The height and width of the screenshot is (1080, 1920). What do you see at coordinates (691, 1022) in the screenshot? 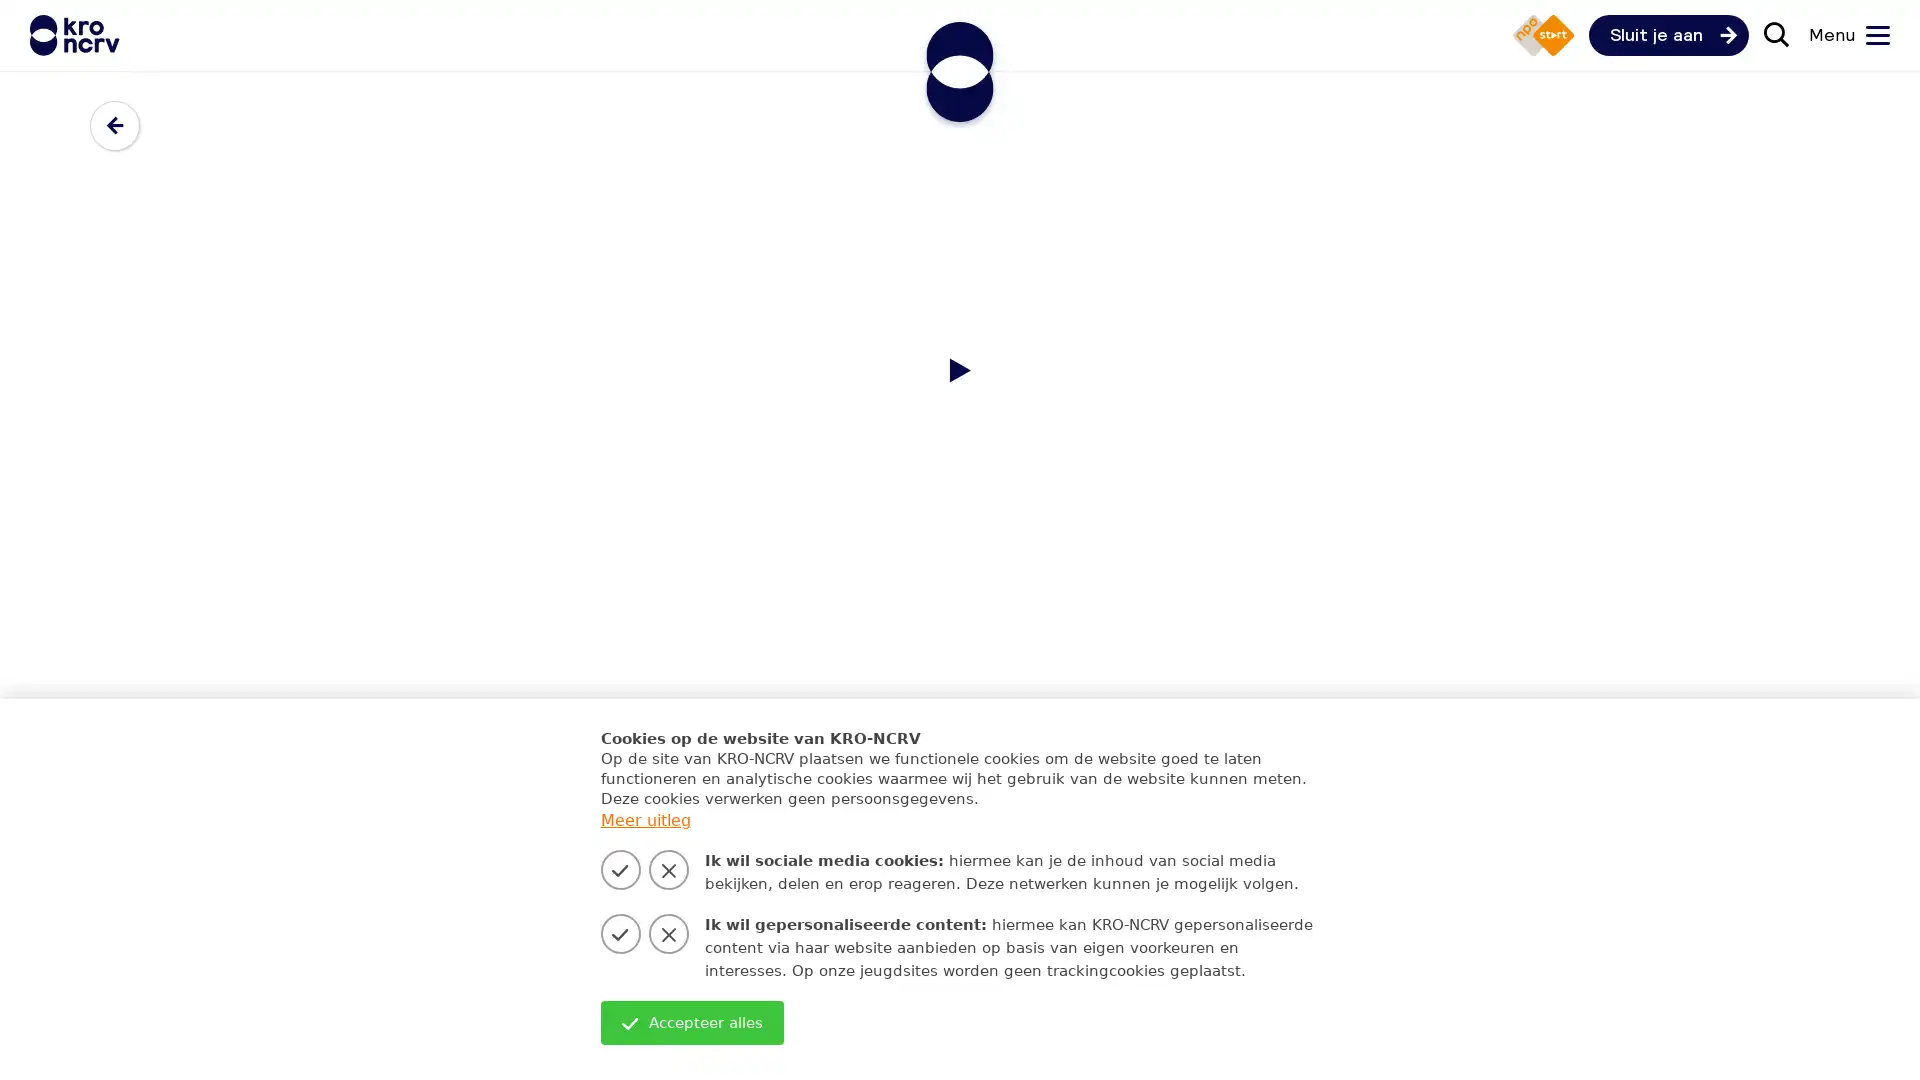
I see `Accepteer alles` at bounding box center [691, 1022].